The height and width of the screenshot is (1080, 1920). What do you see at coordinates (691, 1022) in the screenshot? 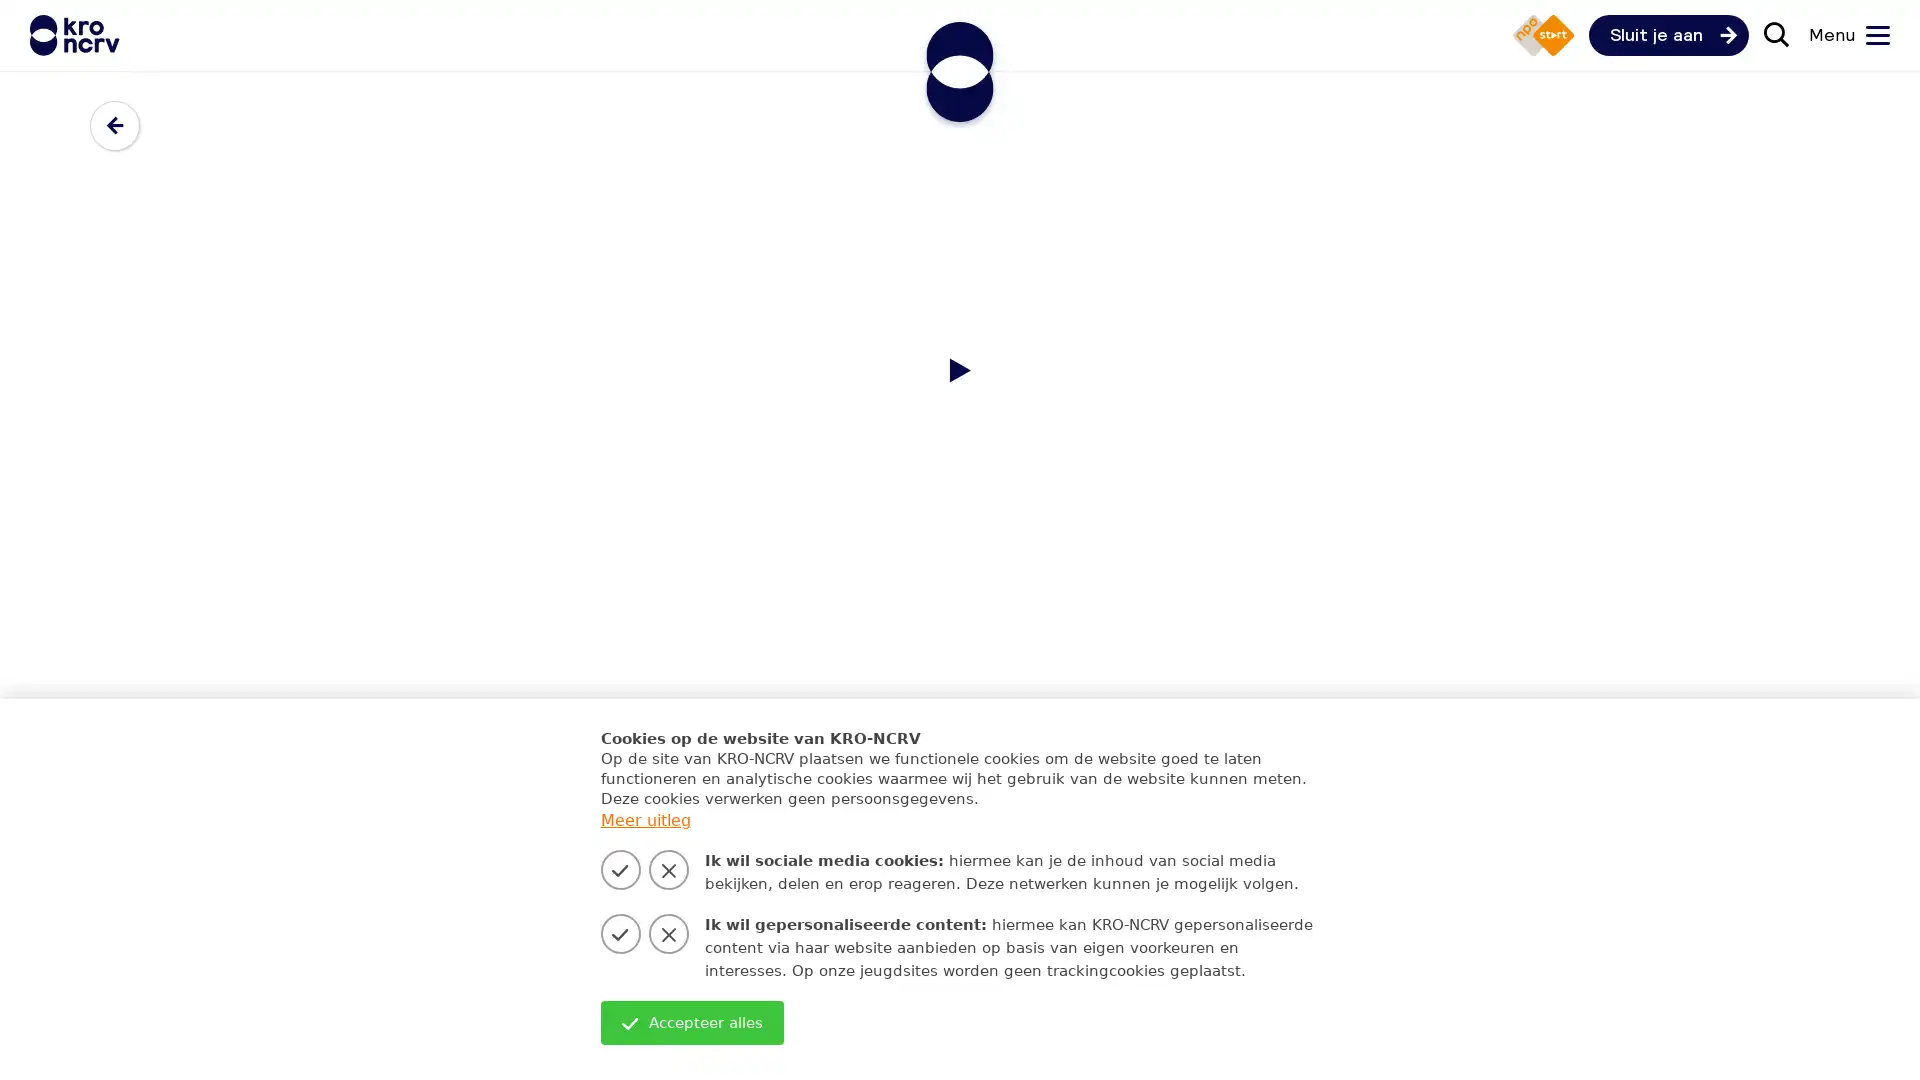
I see `Accepteer alles` at bounding box center [691, 1022].